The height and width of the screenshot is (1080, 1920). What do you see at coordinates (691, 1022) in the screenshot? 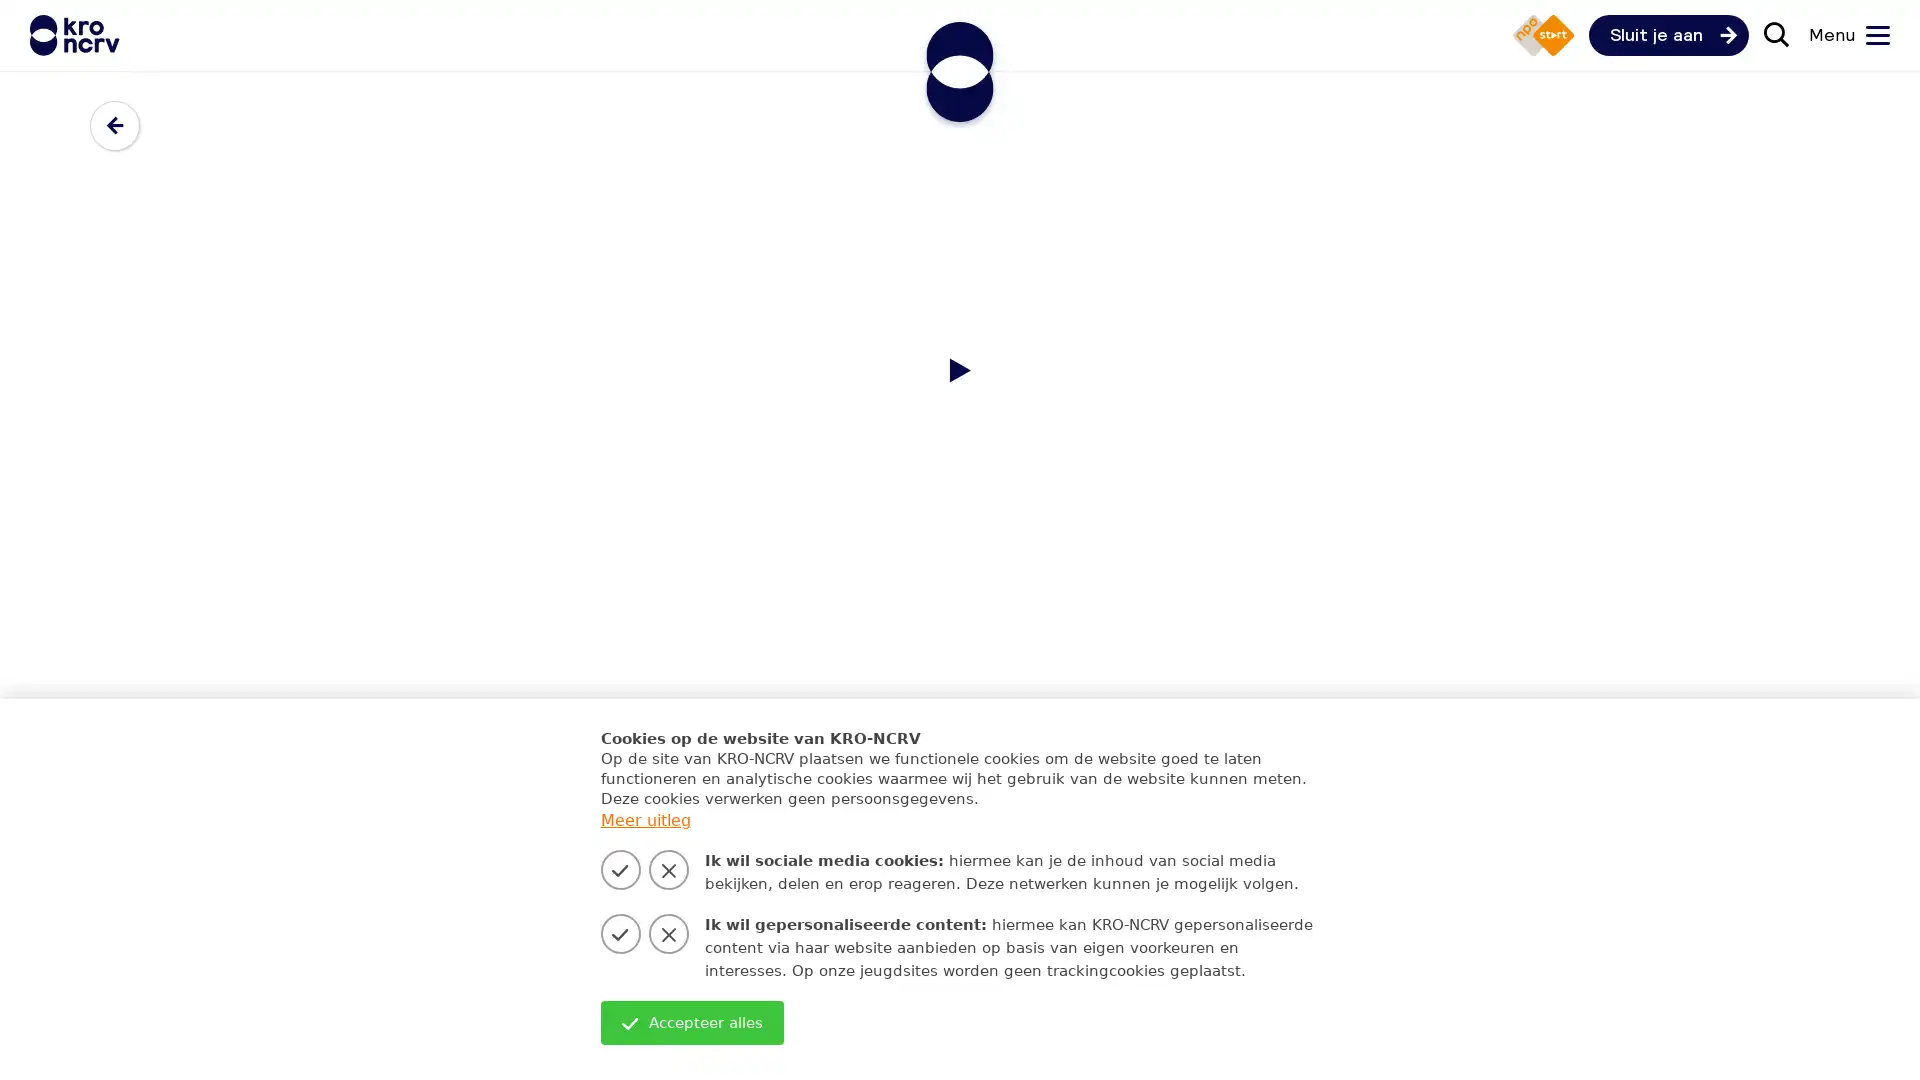
I see `Accepteer alles` at bounding box center [691, 1022].